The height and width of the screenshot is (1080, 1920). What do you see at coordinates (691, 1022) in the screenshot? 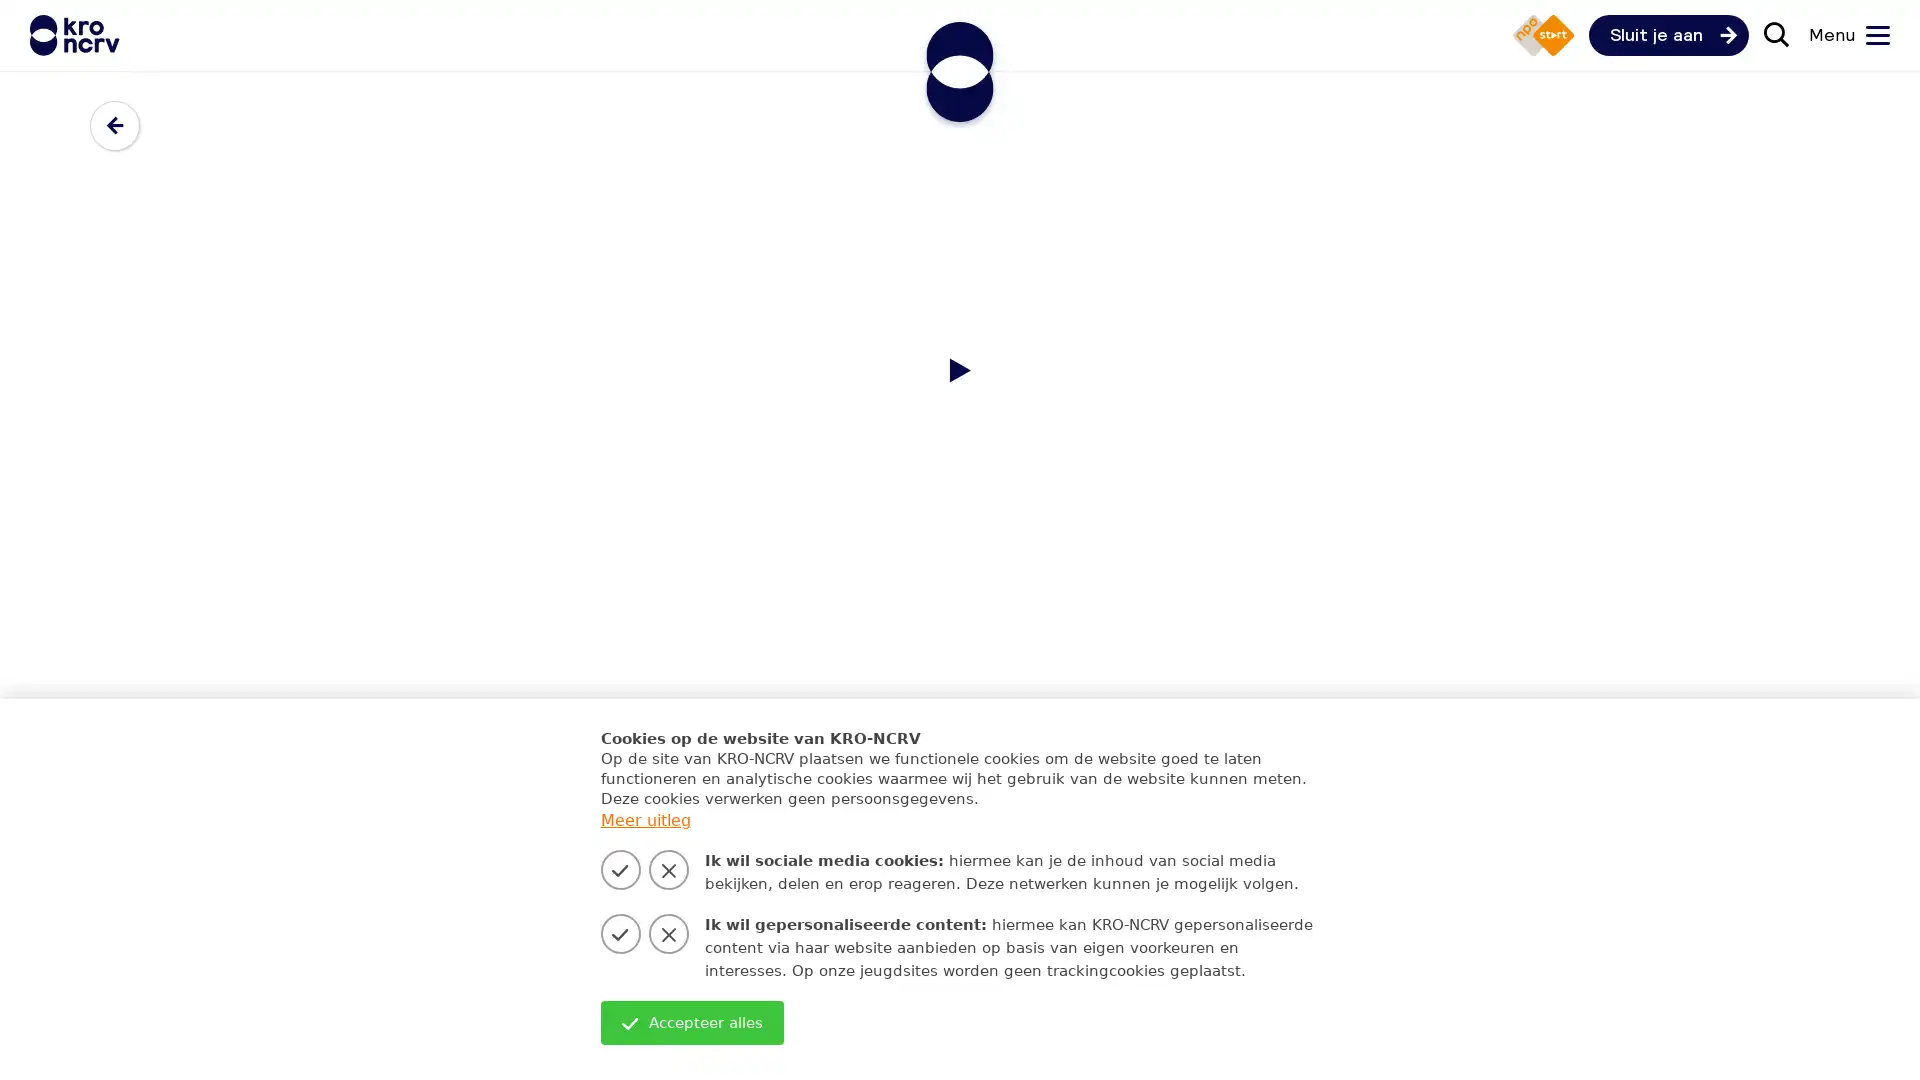
I see `Accepteer alles` at bounding box center [691, 1022].